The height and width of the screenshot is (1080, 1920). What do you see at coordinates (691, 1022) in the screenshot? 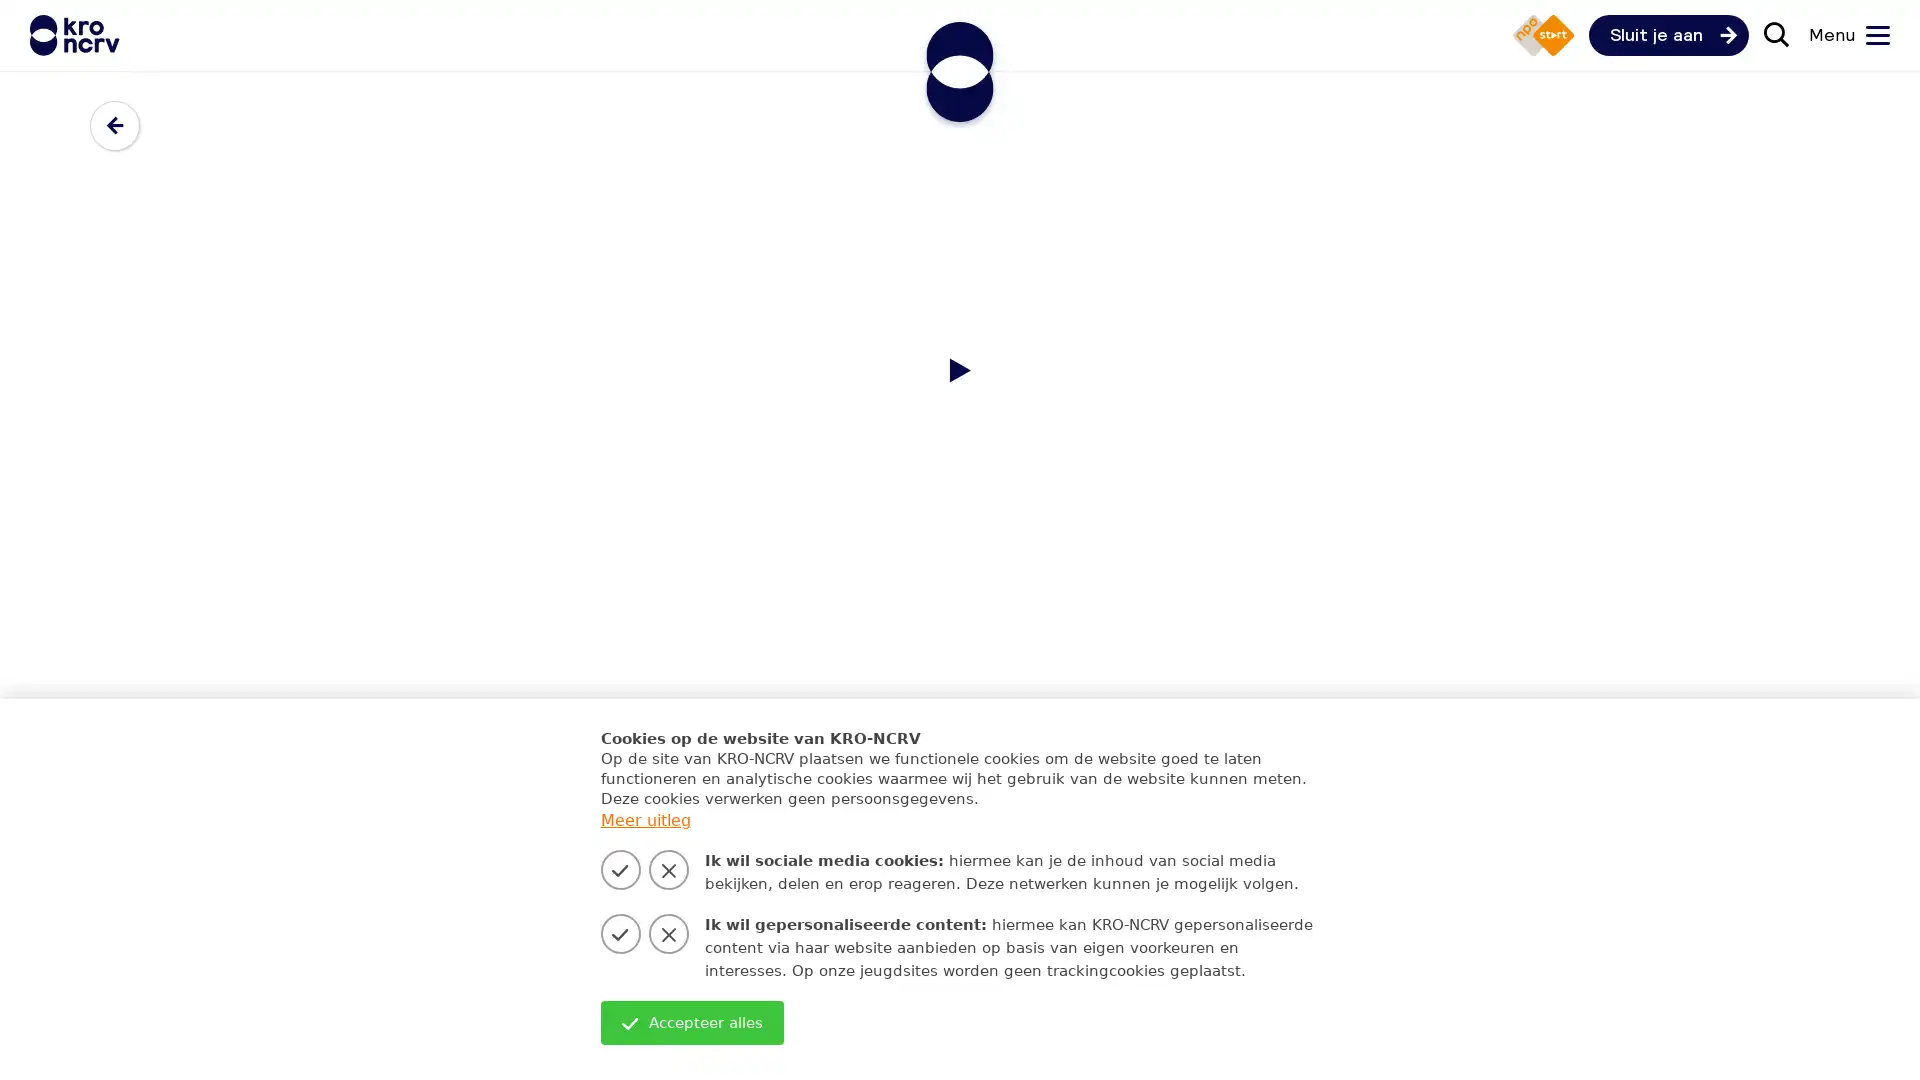
I see `Accepteer alles` at bounding box center [691, 1022].